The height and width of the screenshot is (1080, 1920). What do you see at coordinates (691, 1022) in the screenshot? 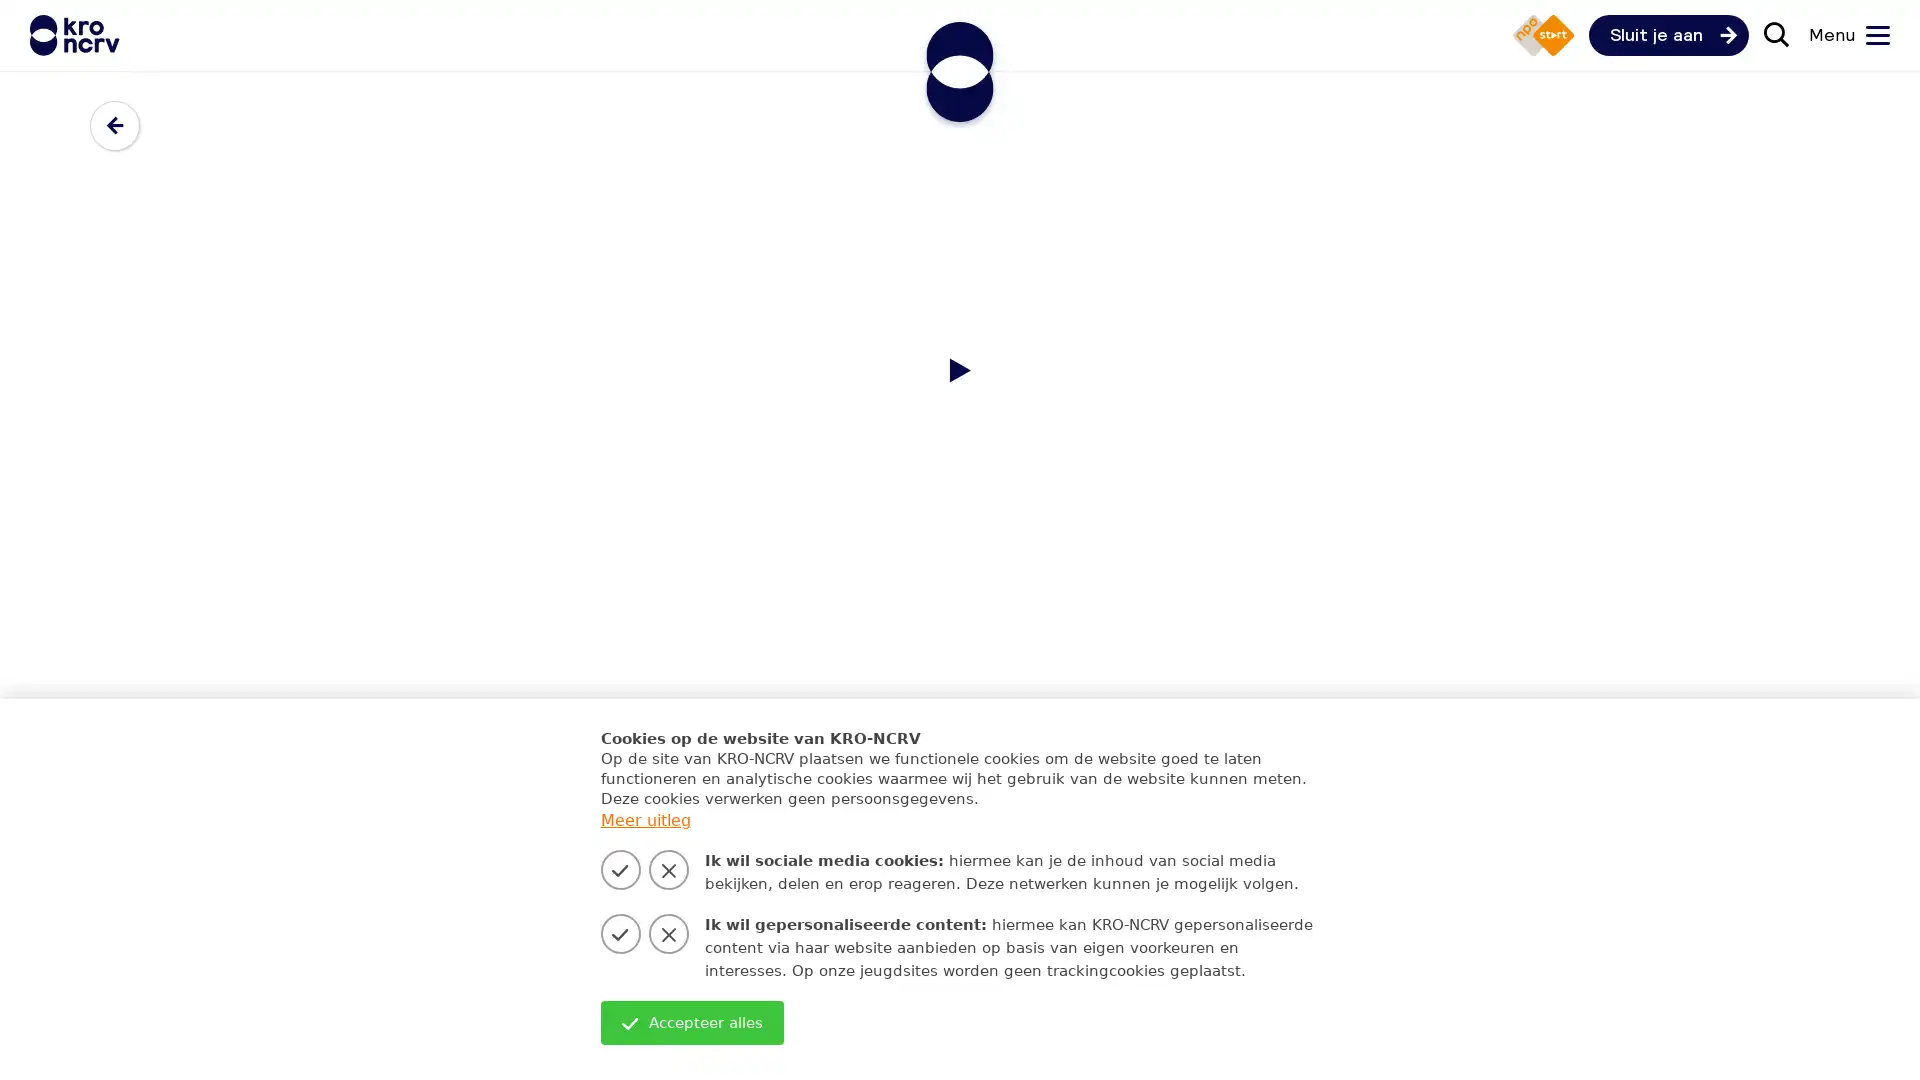
I see `Accepteer alles` at bounding box center [691, 1022].